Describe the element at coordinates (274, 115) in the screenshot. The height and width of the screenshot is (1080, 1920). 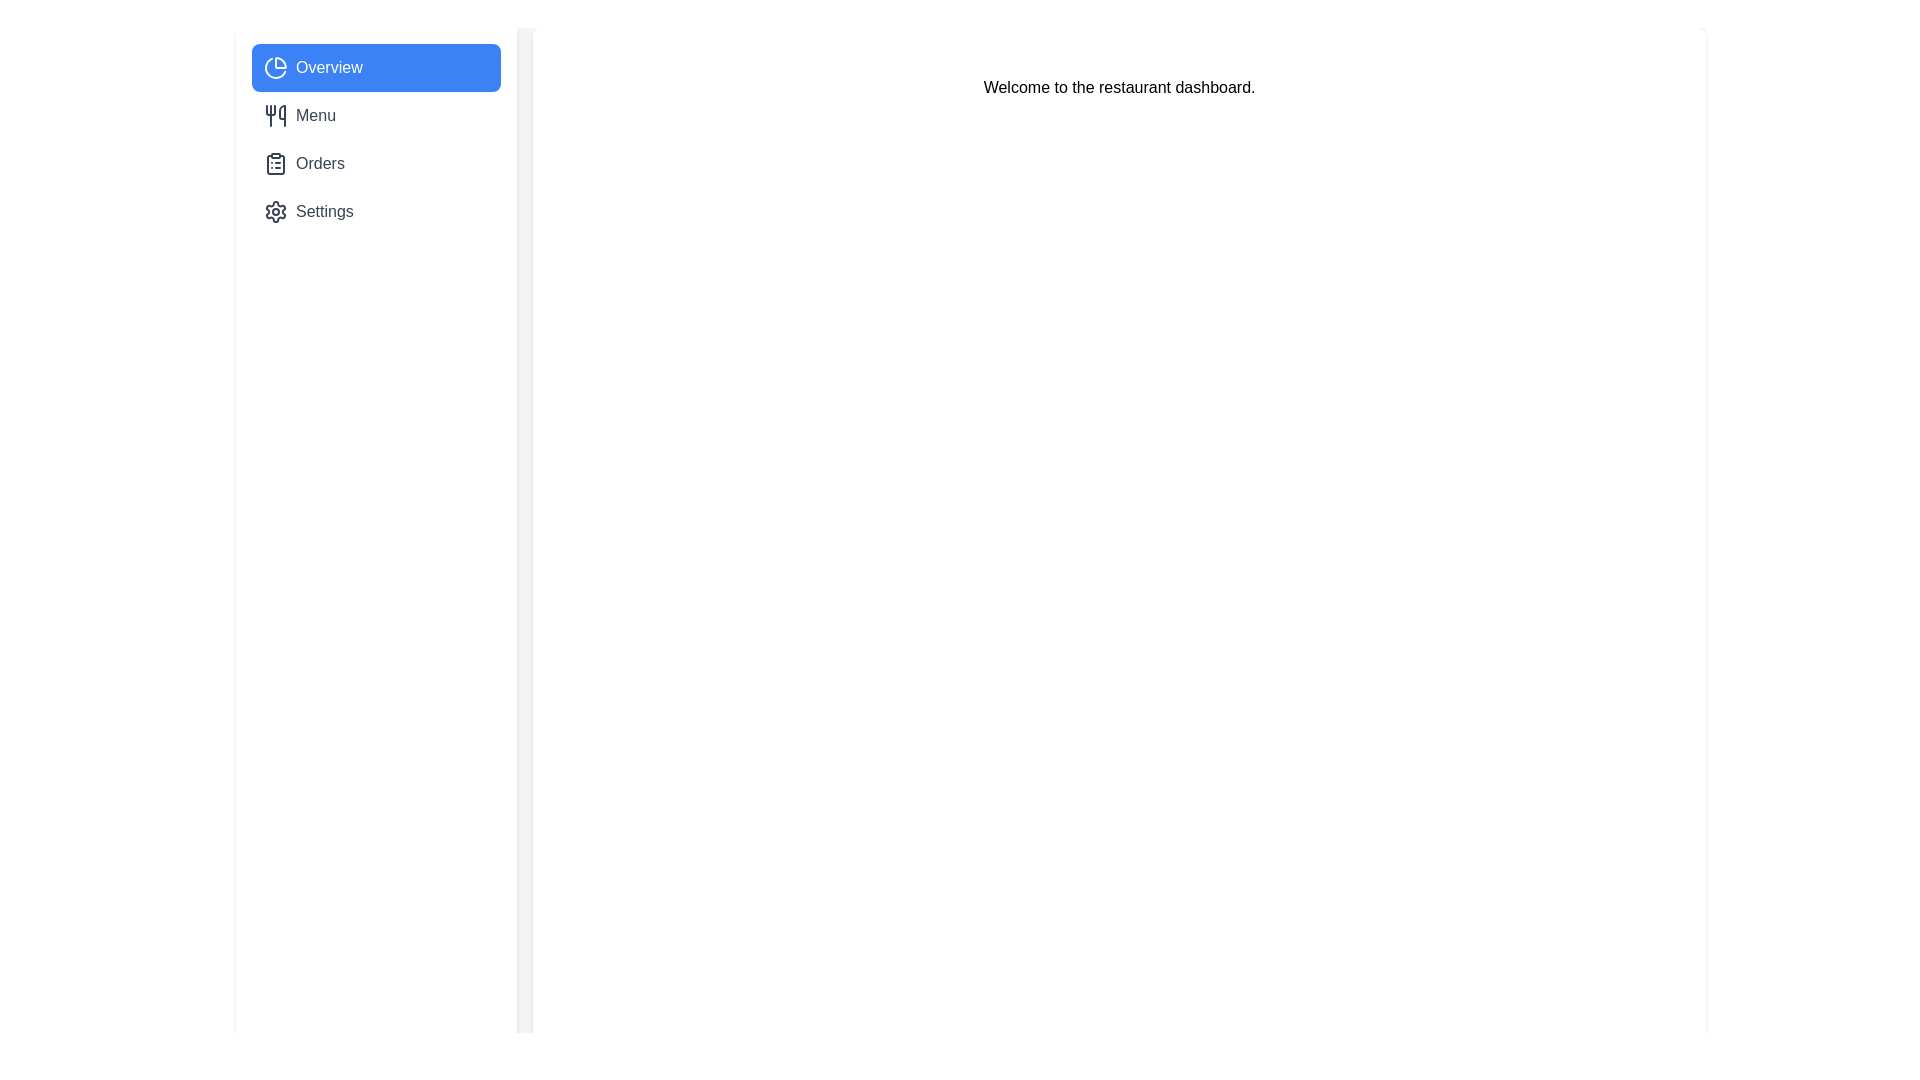
I see `the utensils icon in the left-side navigation menu, which is located directly to the left of the text 'Menu'` at that location.